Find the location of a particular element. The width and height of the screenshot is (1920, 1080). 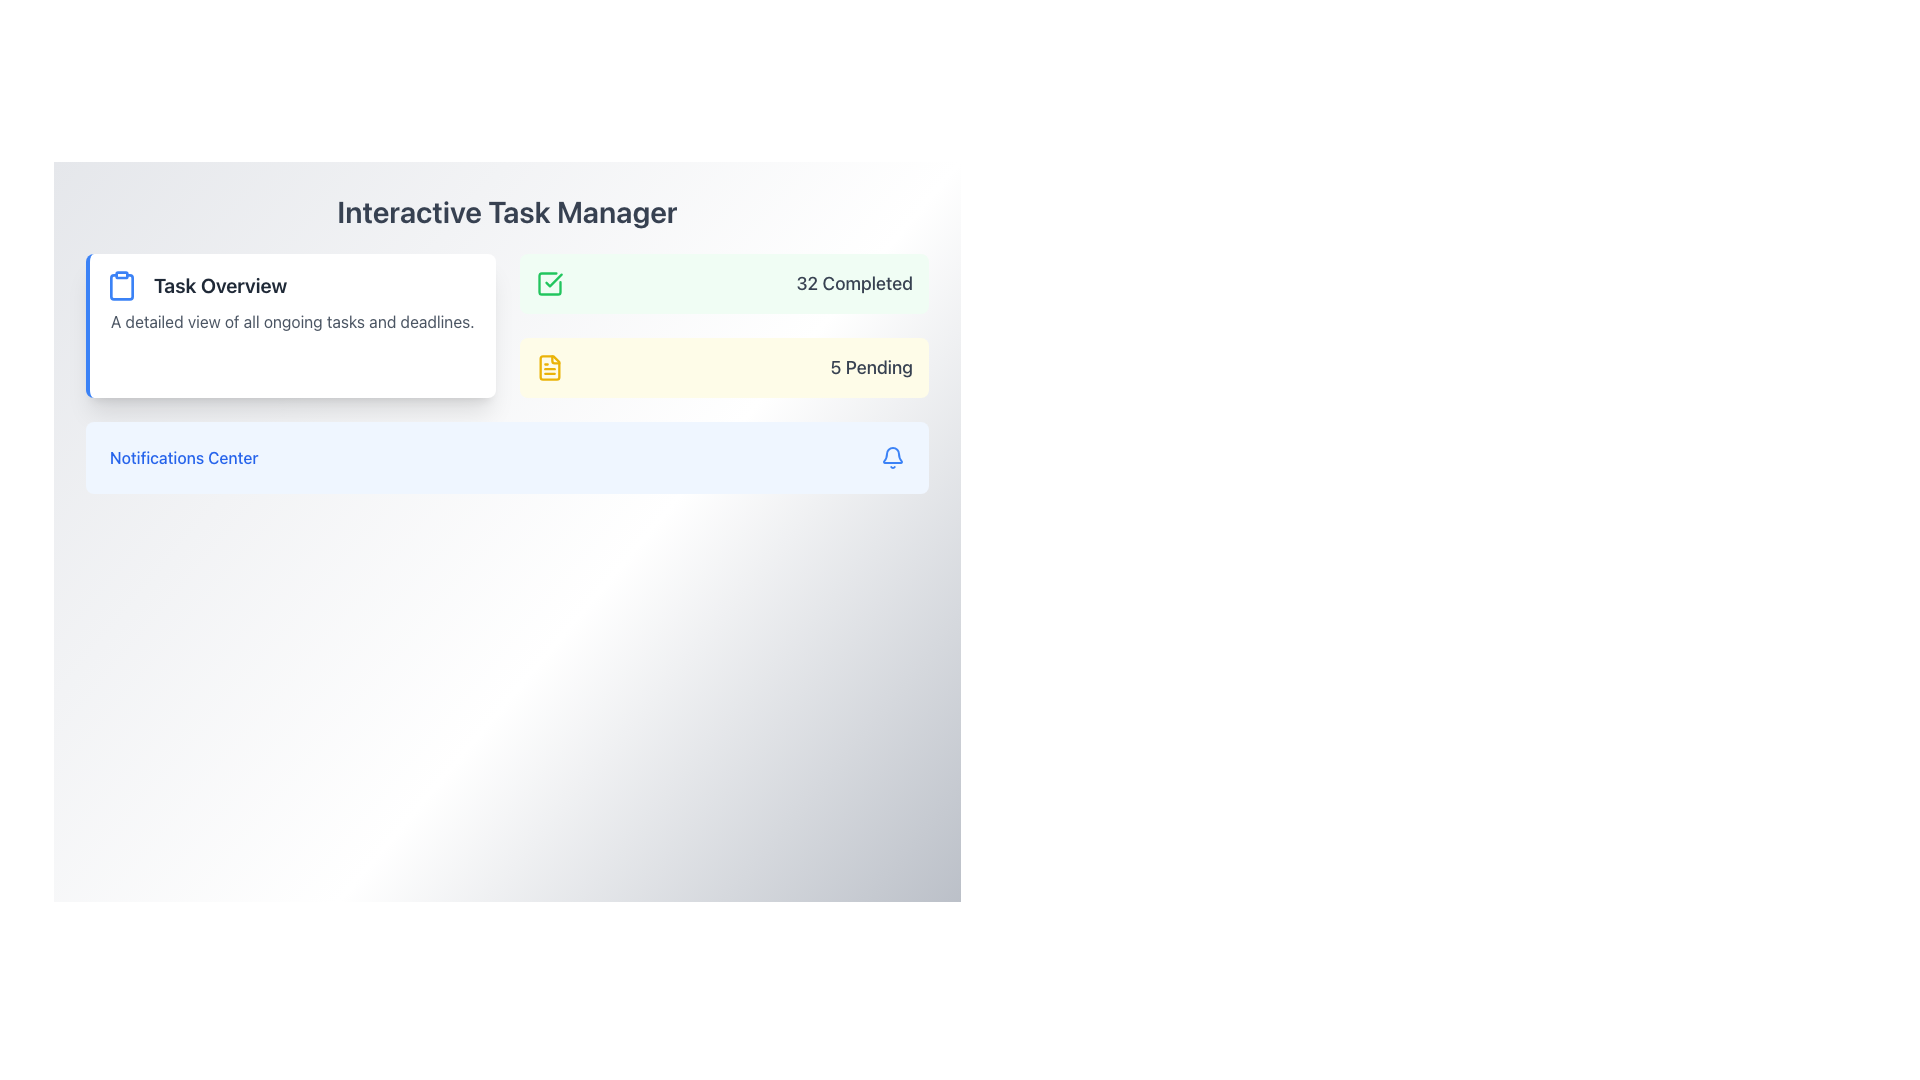

the green outlined square icon with rounded corners containing a checkmark, which is positioned to the left of the '32 Completed' label is located at coordinates (549, 284).